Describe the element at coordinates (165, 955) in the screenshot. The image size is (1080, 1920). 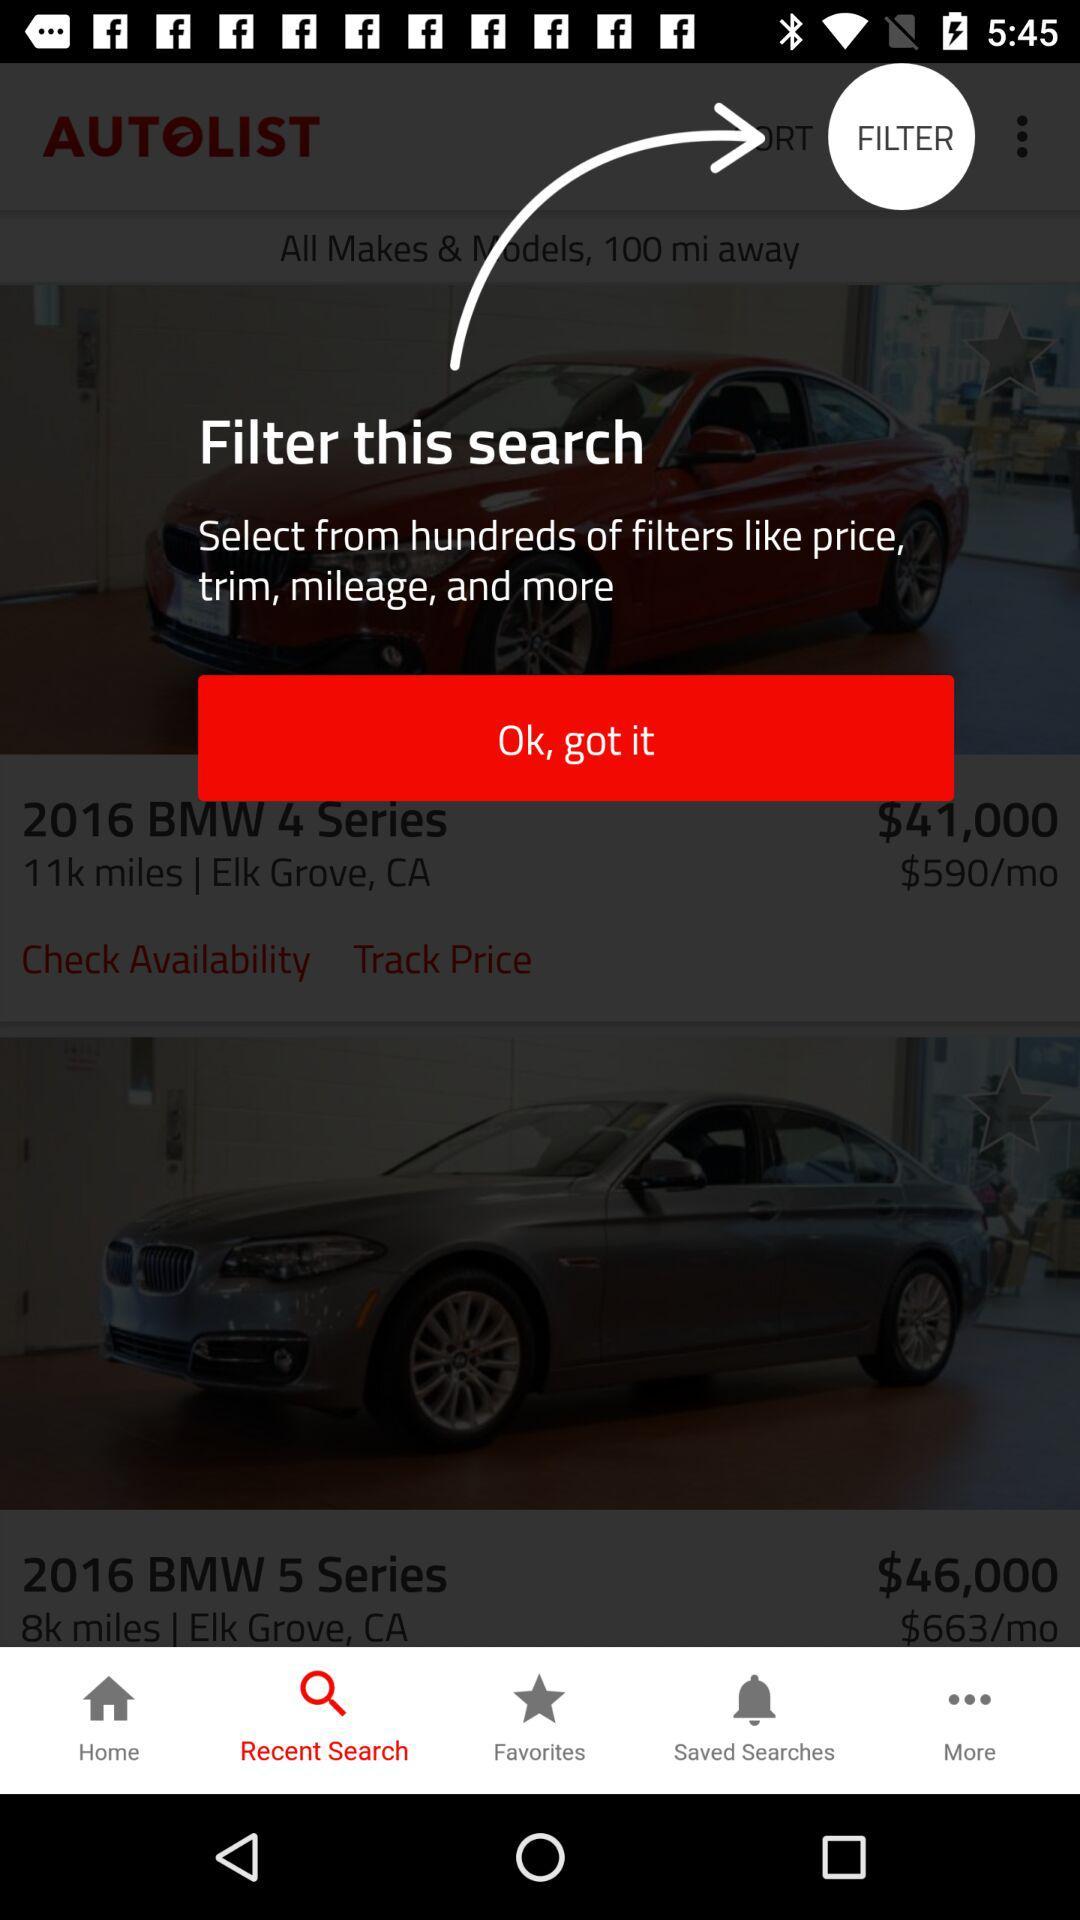
I see `check availability item` at that location.